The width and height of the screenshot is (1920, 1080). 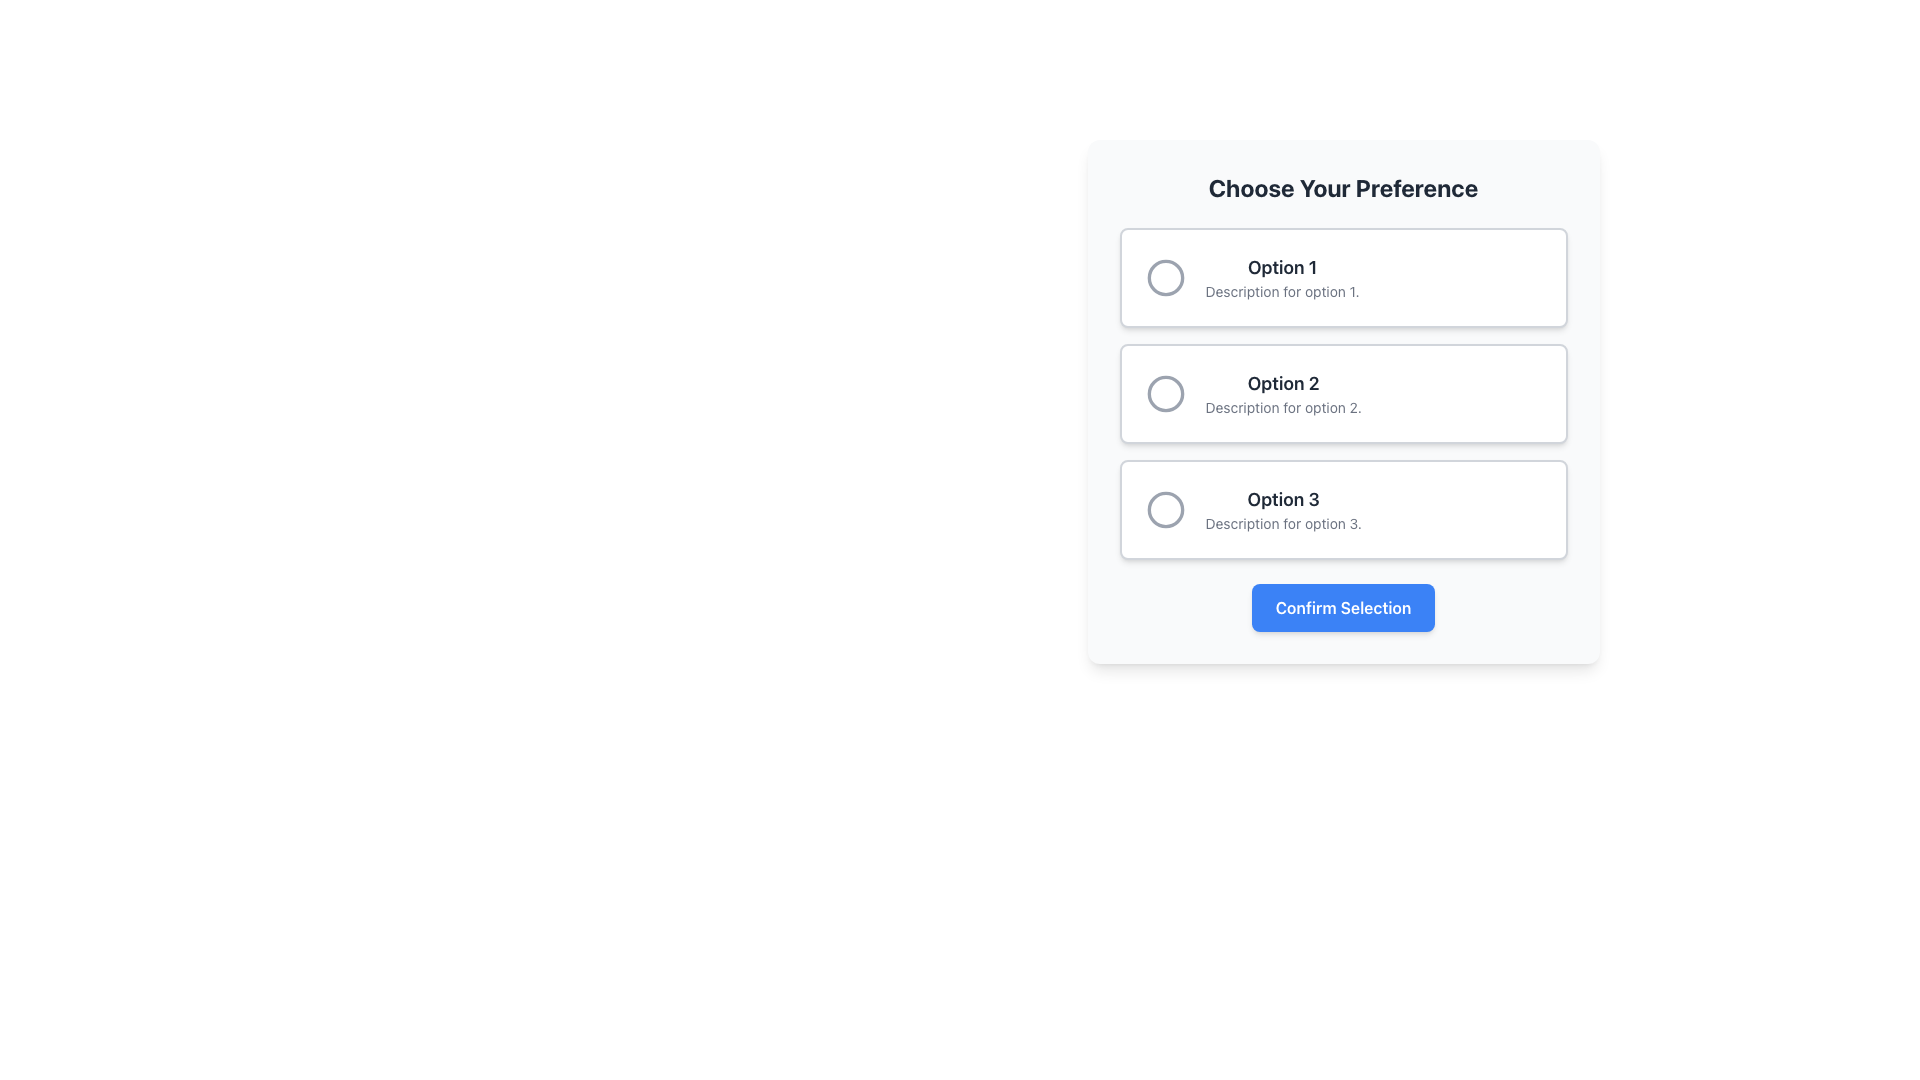 What do you see at coordinates (1165, 393) in the screenshot?
I see `the radio button for 'Option 2' within the 'Choose Your Preference' group to indicate selection` at bounding box center [1165, 393].